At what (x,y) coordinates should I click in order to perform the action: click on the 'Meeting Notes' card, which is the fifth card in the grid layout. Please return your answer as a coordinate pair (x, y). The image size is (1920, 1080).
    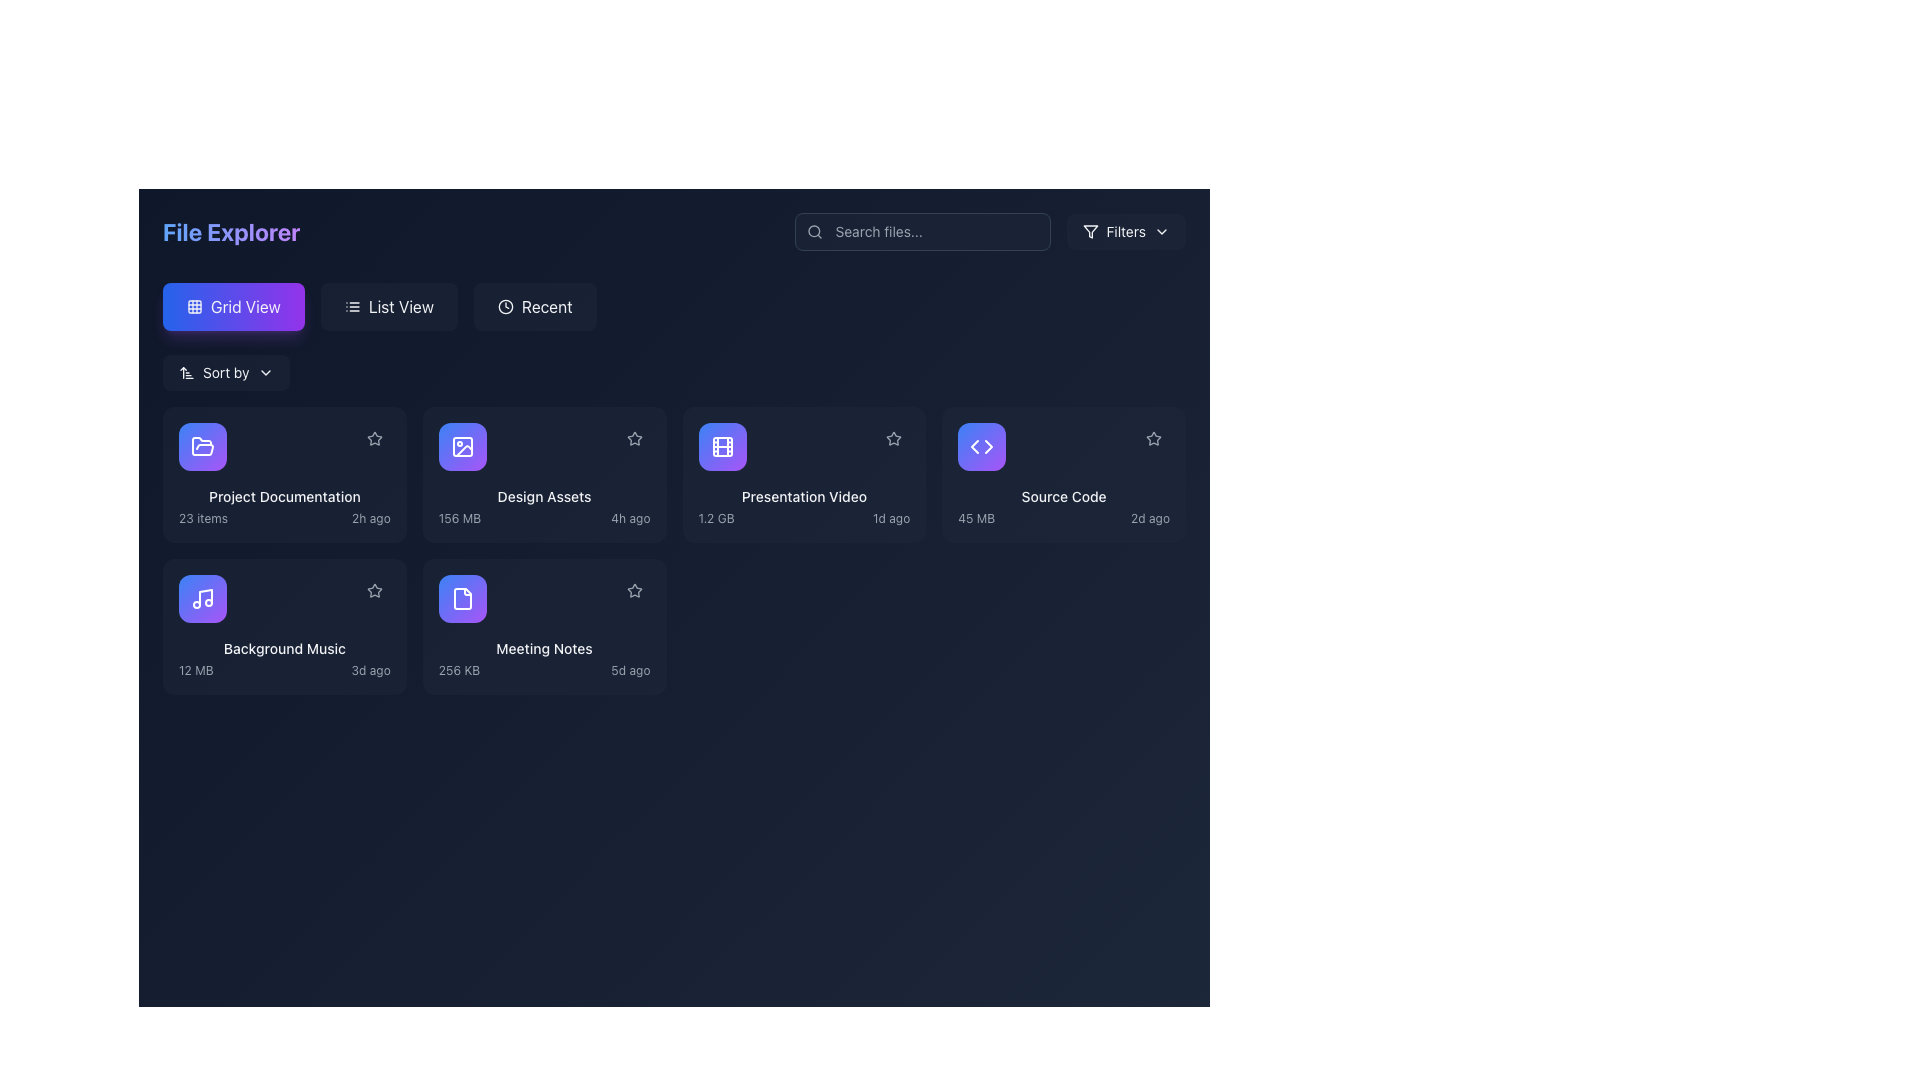
    Looking at the image, I should click on (544, 626).